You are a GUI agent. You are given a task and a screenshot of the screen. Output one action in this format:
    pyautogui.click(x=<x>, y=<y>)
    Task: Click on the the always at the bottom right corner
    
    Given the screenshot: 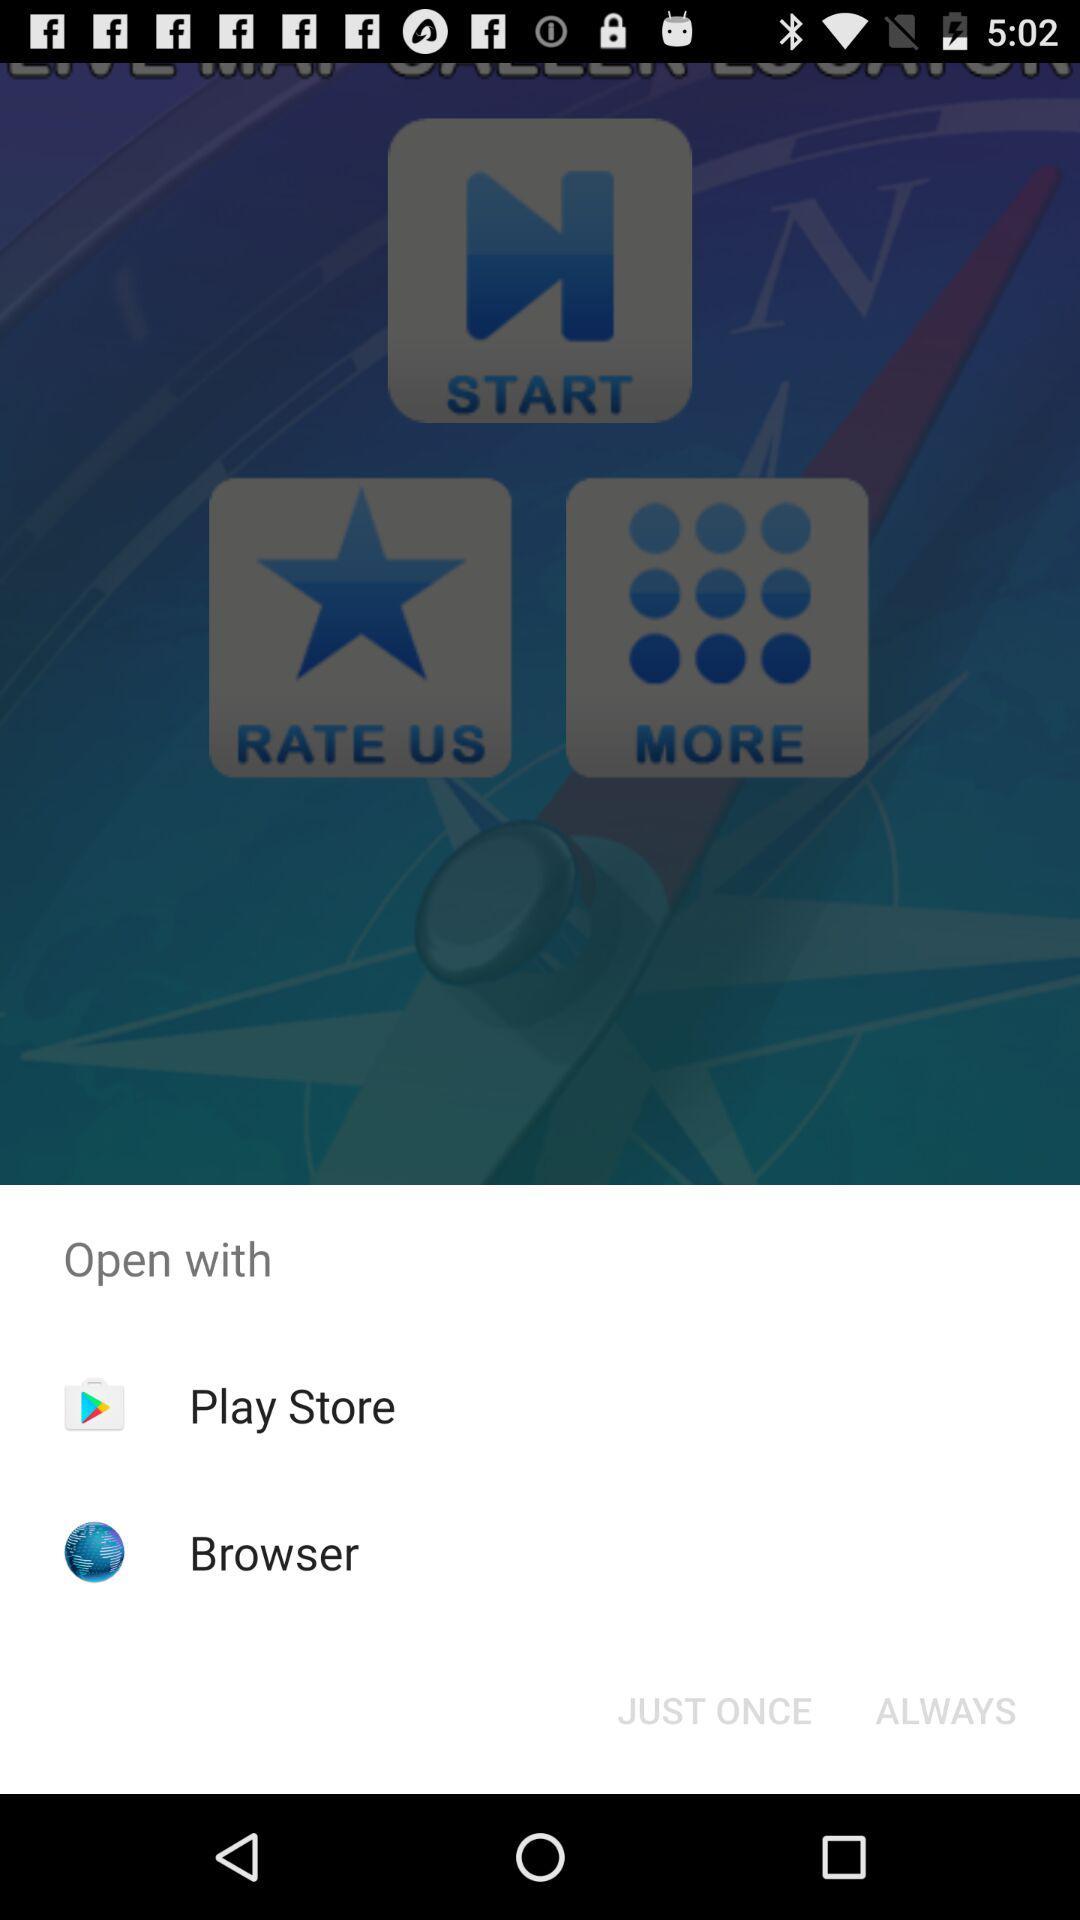 What is the action you would take?
    pyautogui.click(x=945, y=1708)
    